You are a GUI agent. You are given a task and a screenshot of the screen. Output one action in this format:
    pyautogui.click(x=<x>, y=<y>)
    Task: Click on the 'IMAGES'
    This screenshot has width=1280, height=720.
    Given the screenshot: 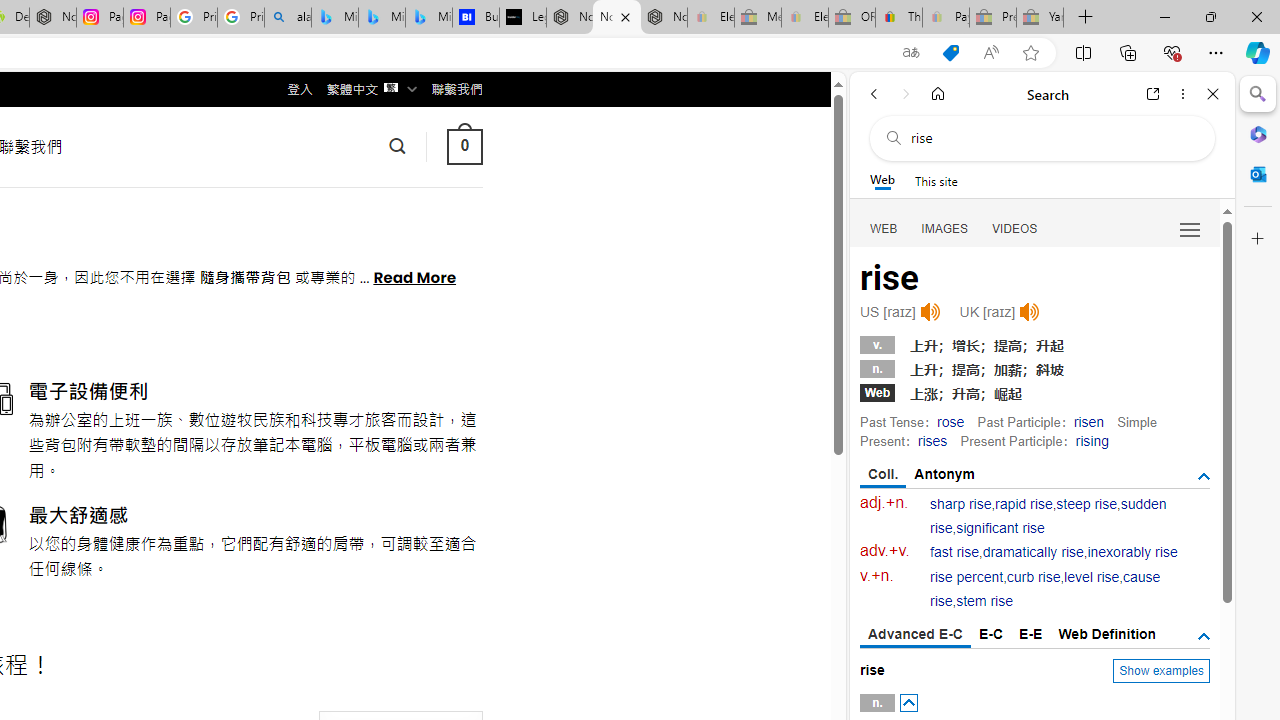 What is the action you would take?
    pyautogui.click(x=944, y=227)
    